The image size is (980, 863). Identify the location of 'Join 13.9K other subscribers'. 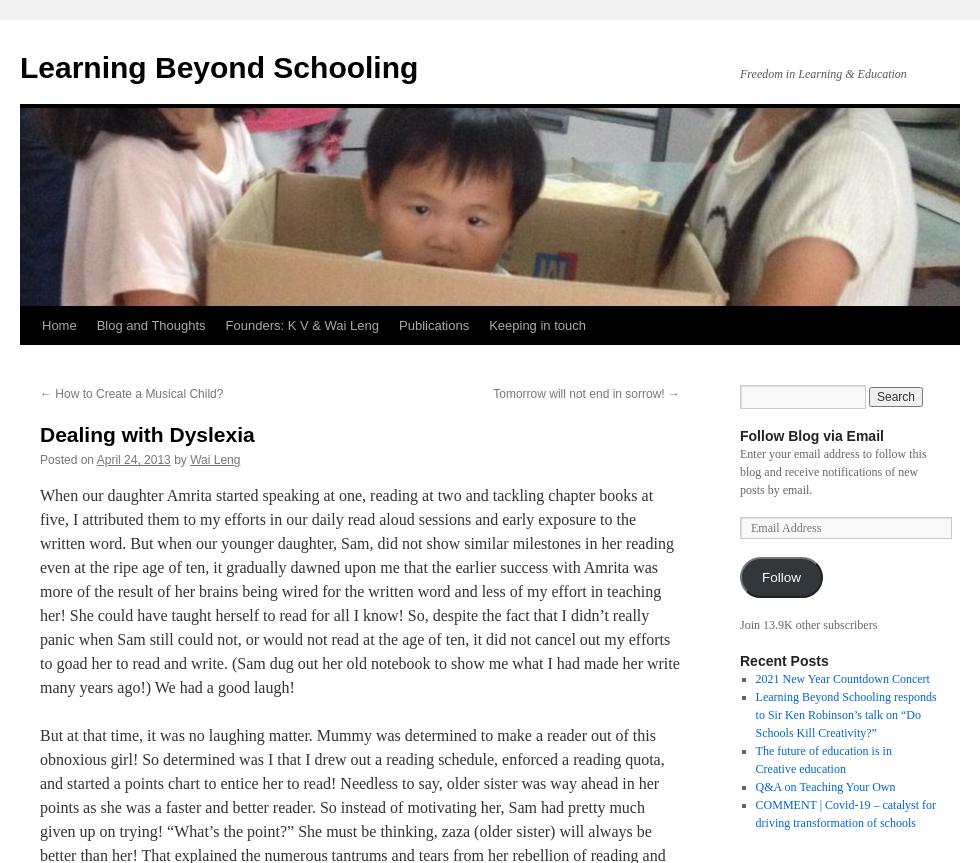
(808, 623).